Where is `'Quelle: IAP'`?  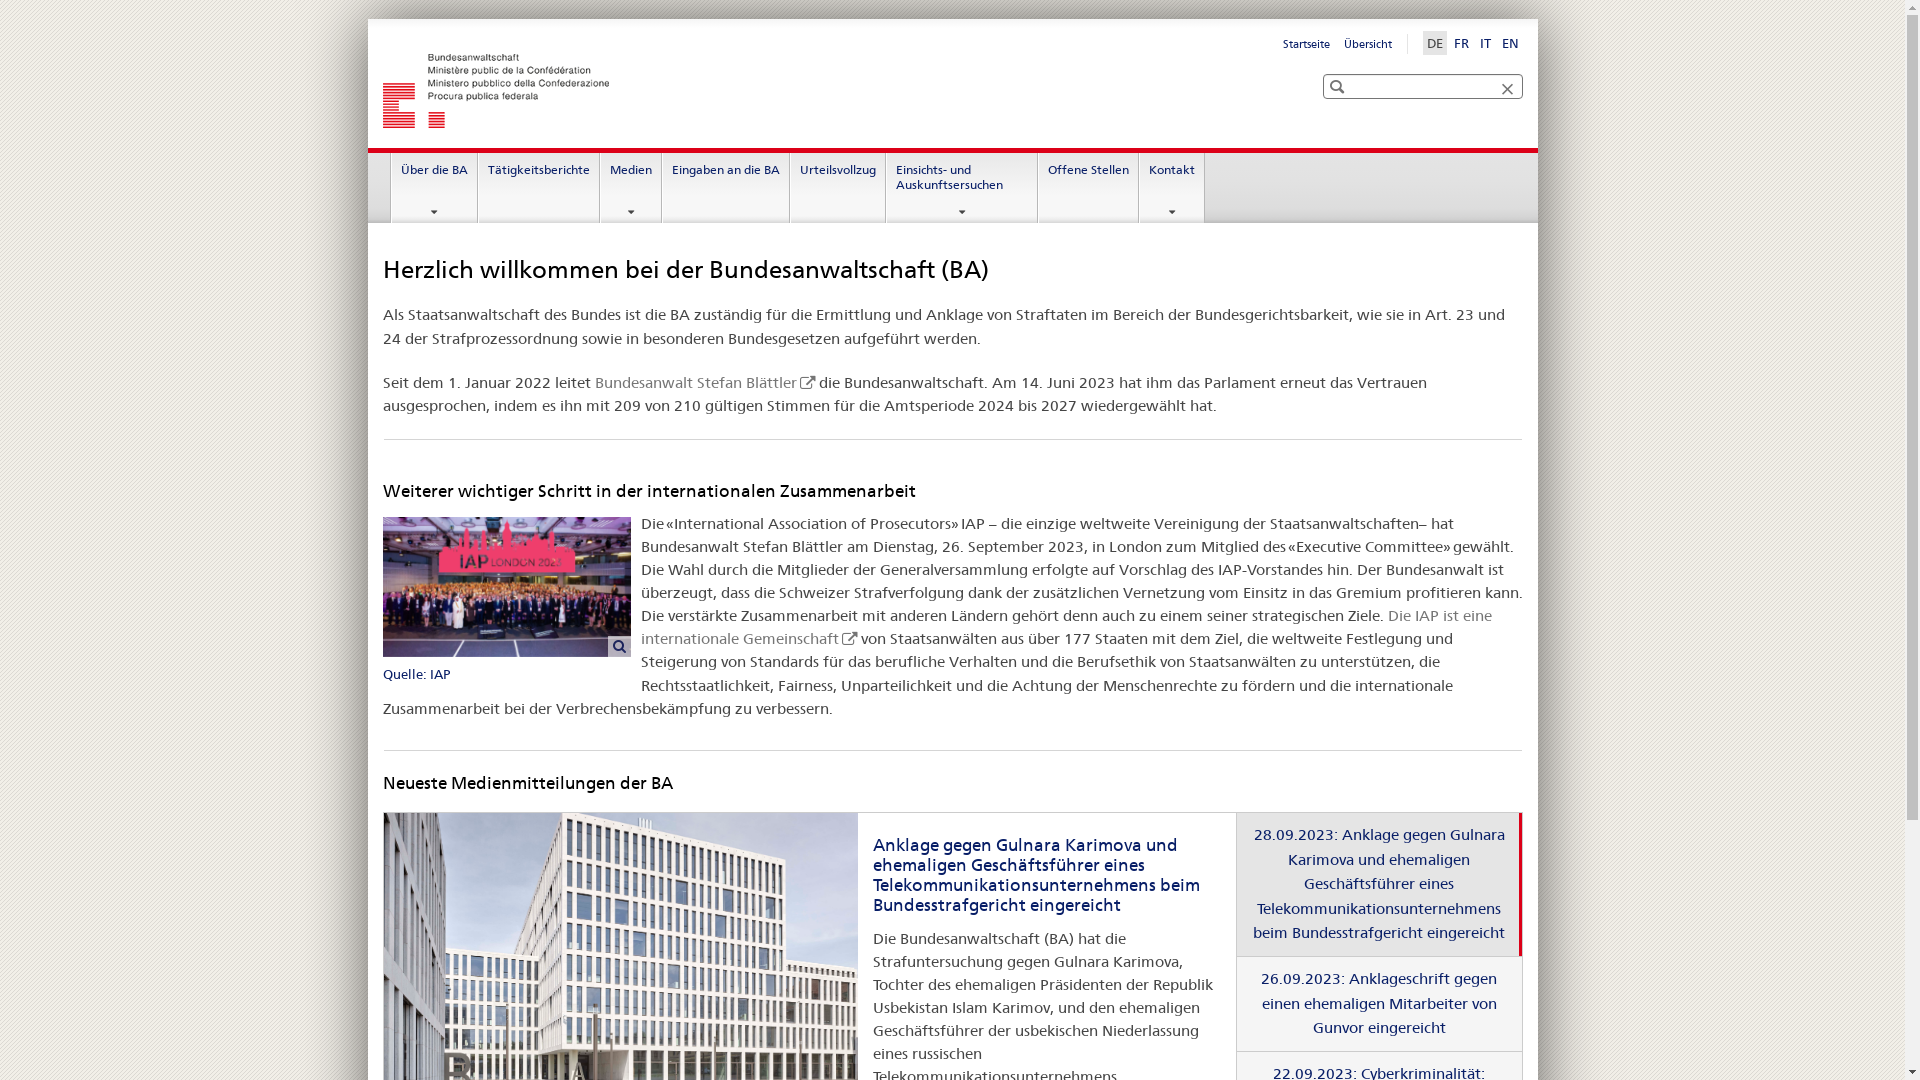
'Quelle: IAP' is located at coordinates (382, 601).